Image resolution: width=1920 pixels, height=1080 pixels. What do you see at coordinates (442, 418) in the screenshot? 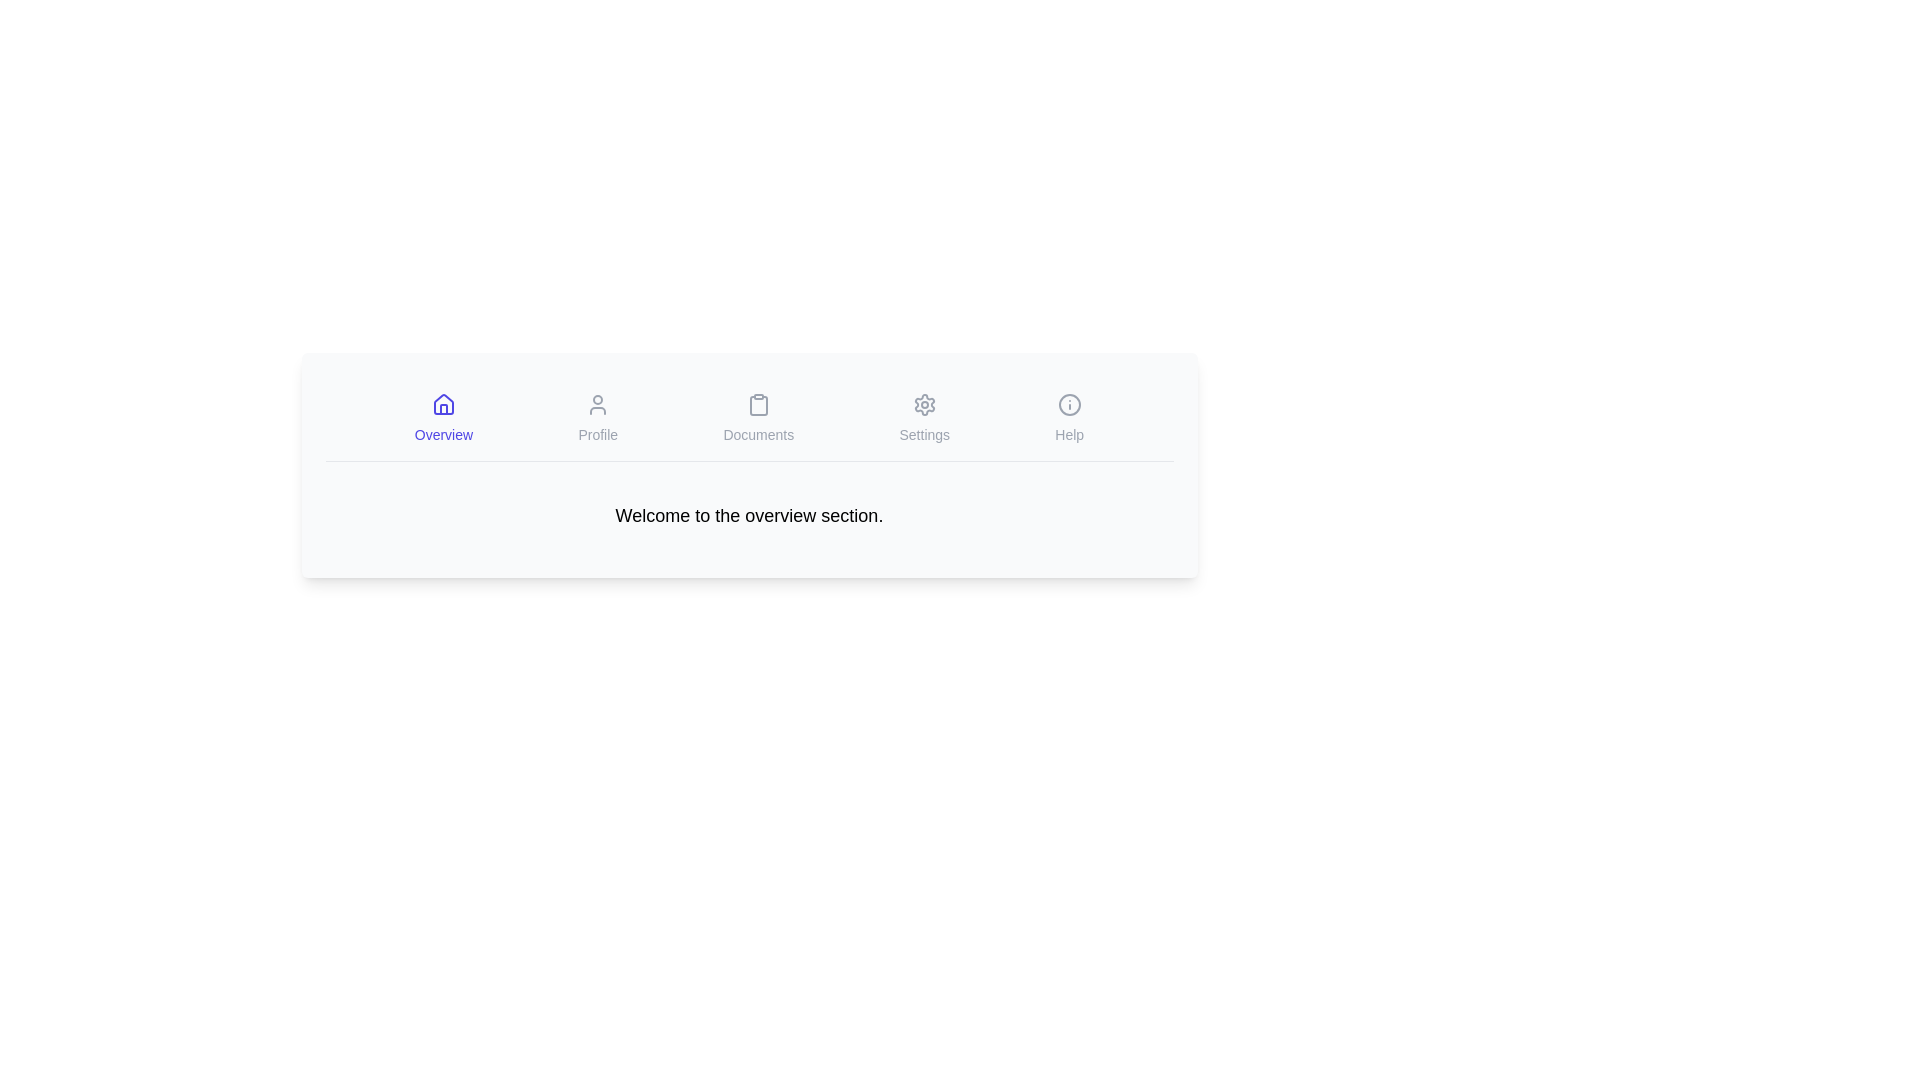
I see `the leftmost Navigation menu item in the horizontal navigation bar` at bounding box center [442, 418].